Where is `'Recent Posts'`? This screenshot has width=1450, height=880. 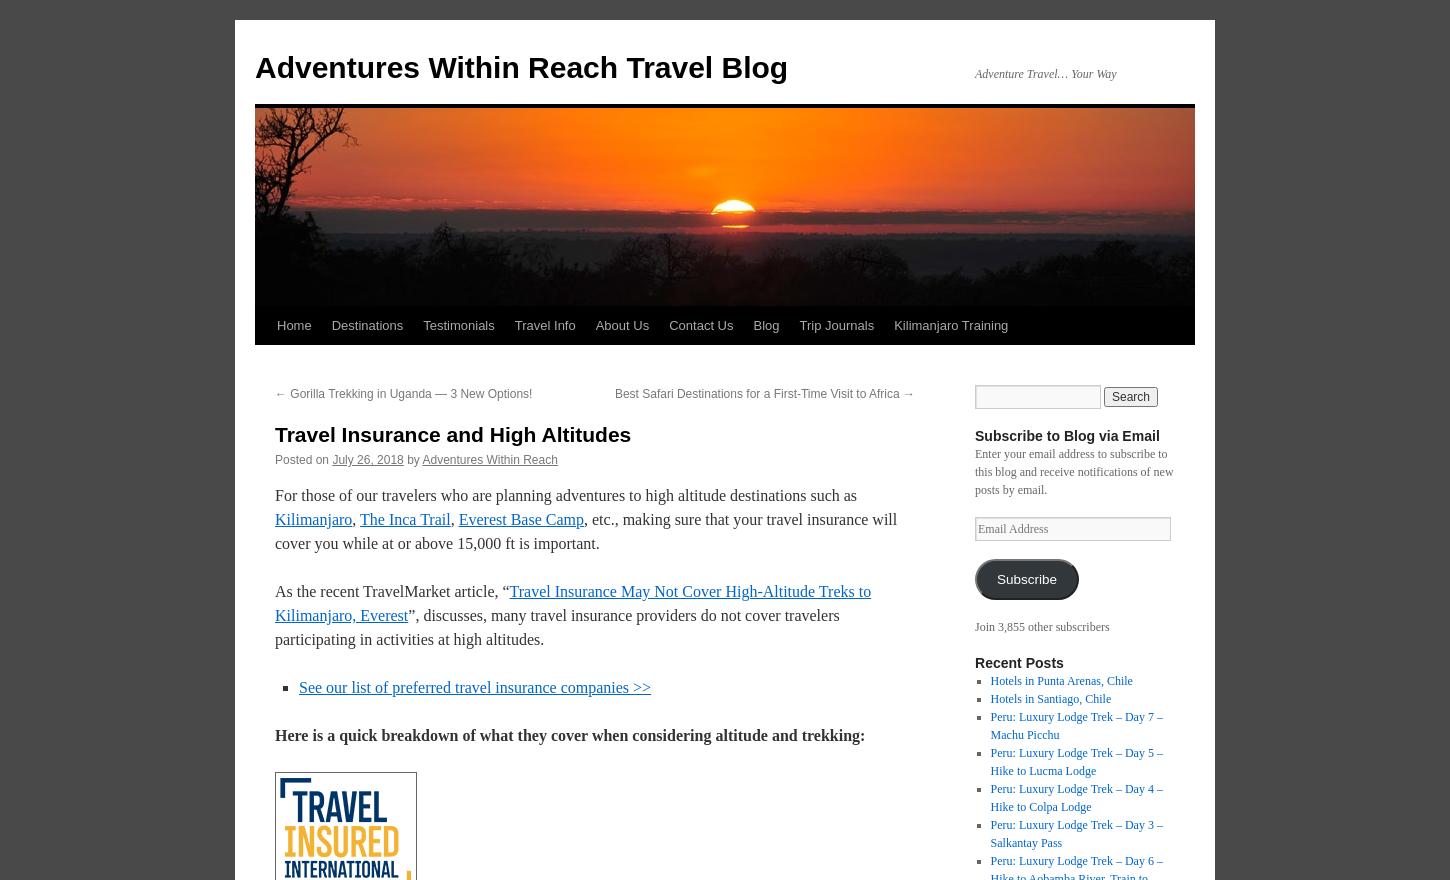 'Recent Posts' is located at coordinates (1019, 661).